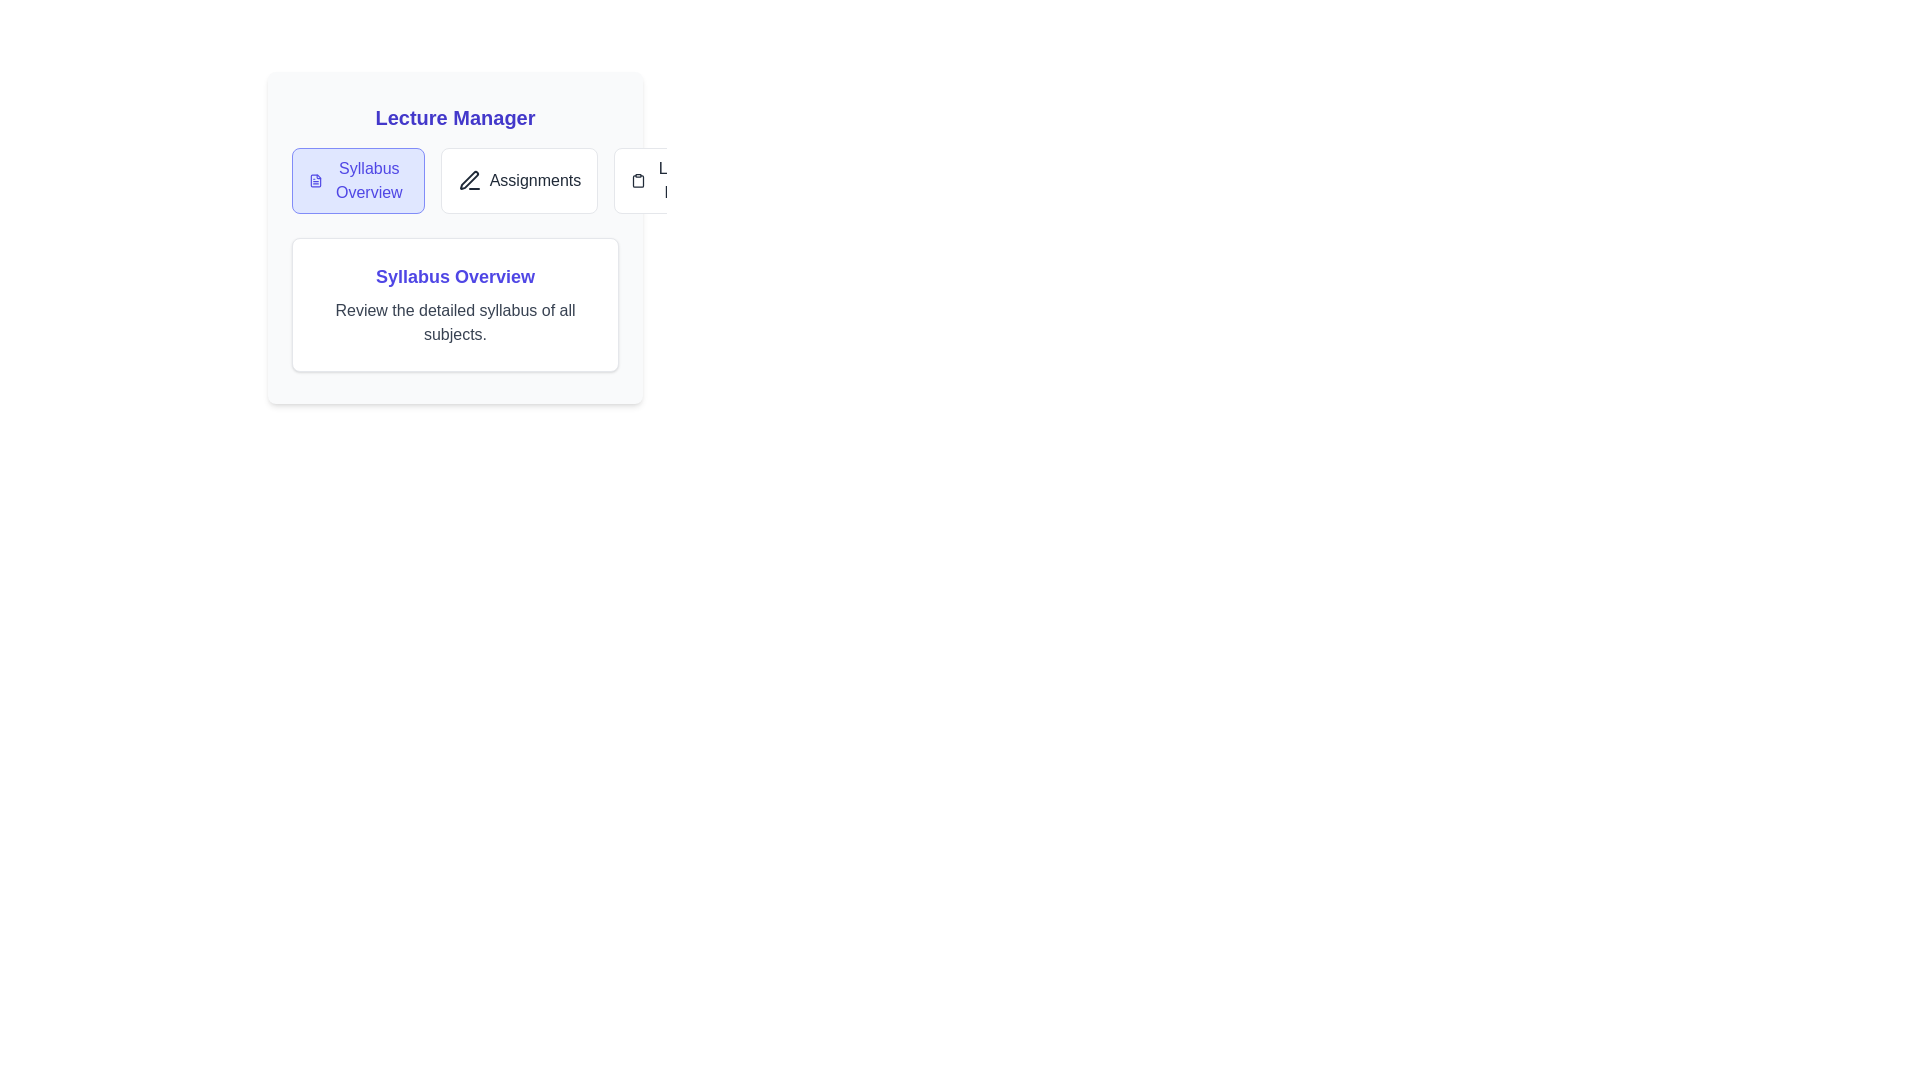  What do you see at coordinates (358, 181) in the screenshot?
I see `the 'Syllabus Overview' button with a light indigo background and indigo text` at bounding box center [358, 181].